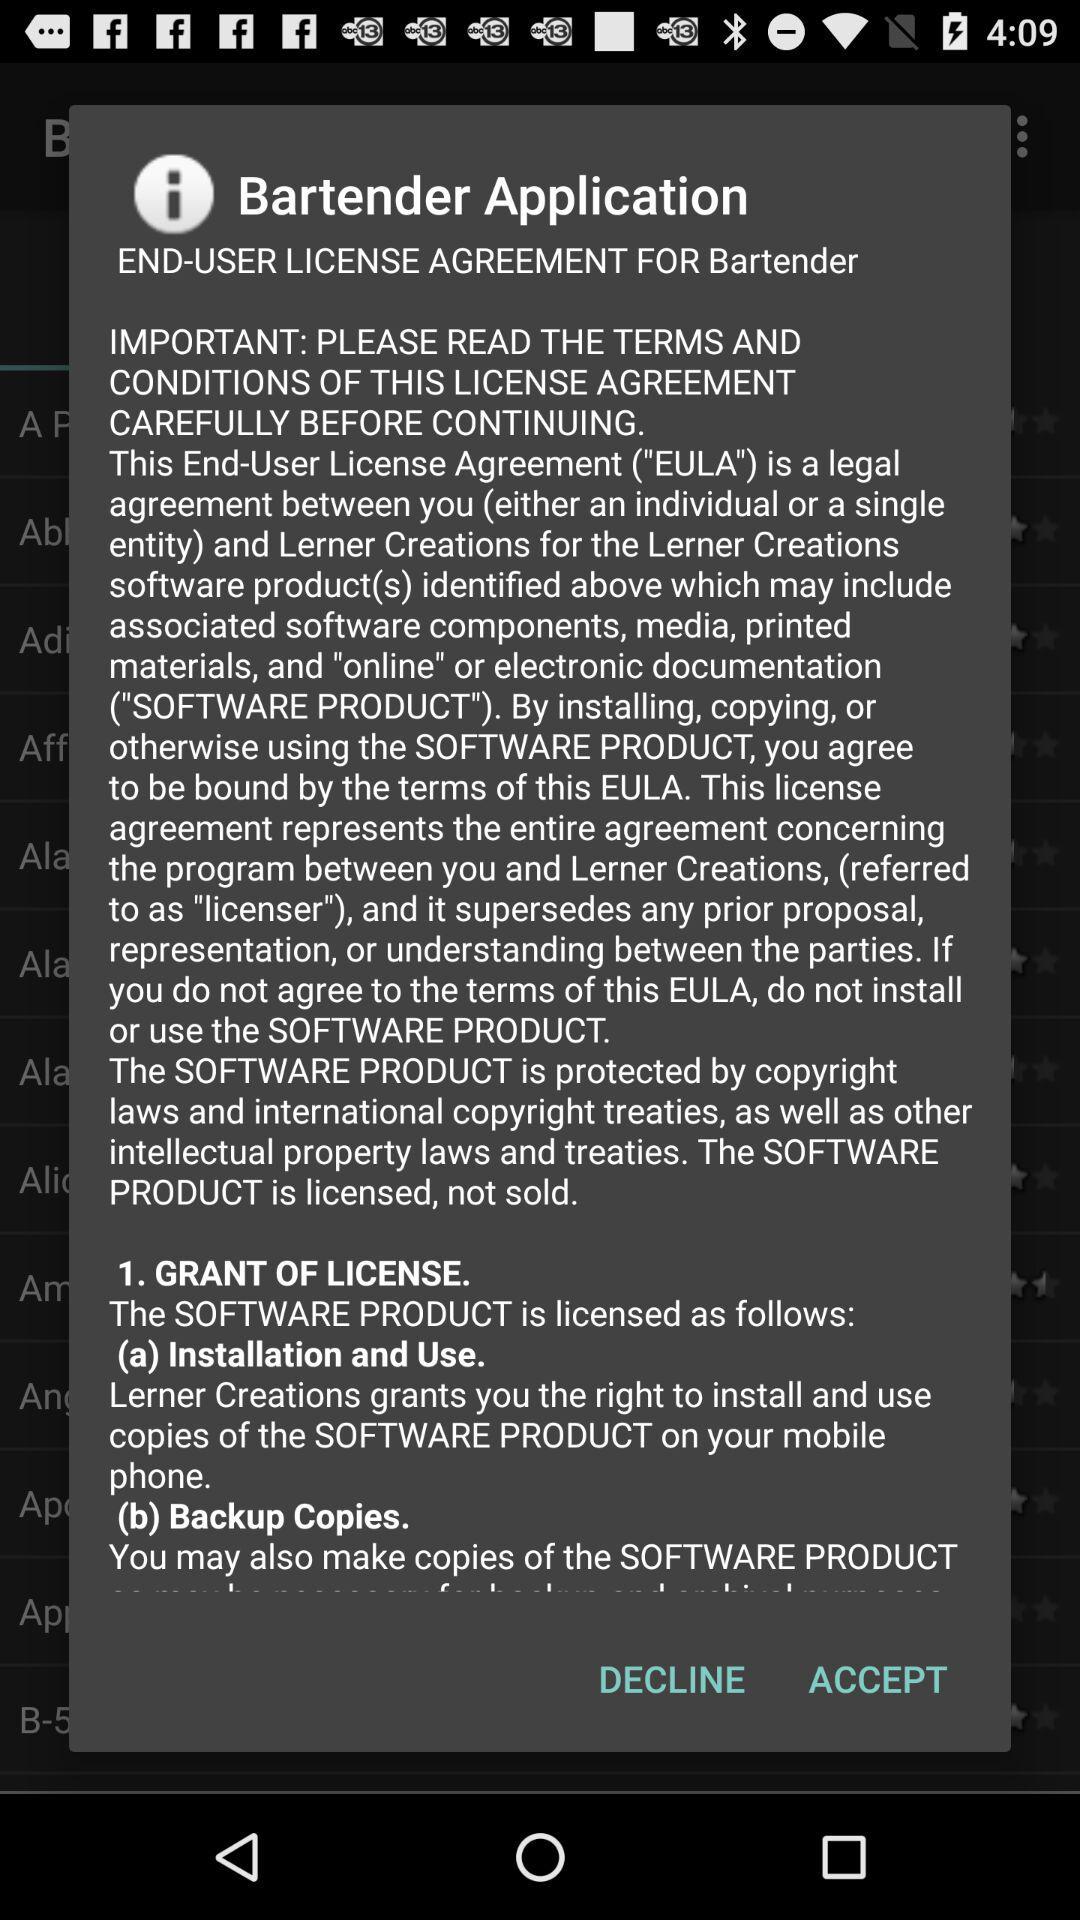 This screenshot has height=1920, width=1080. I want to click on the button at the bottom, so click(671, 1678).